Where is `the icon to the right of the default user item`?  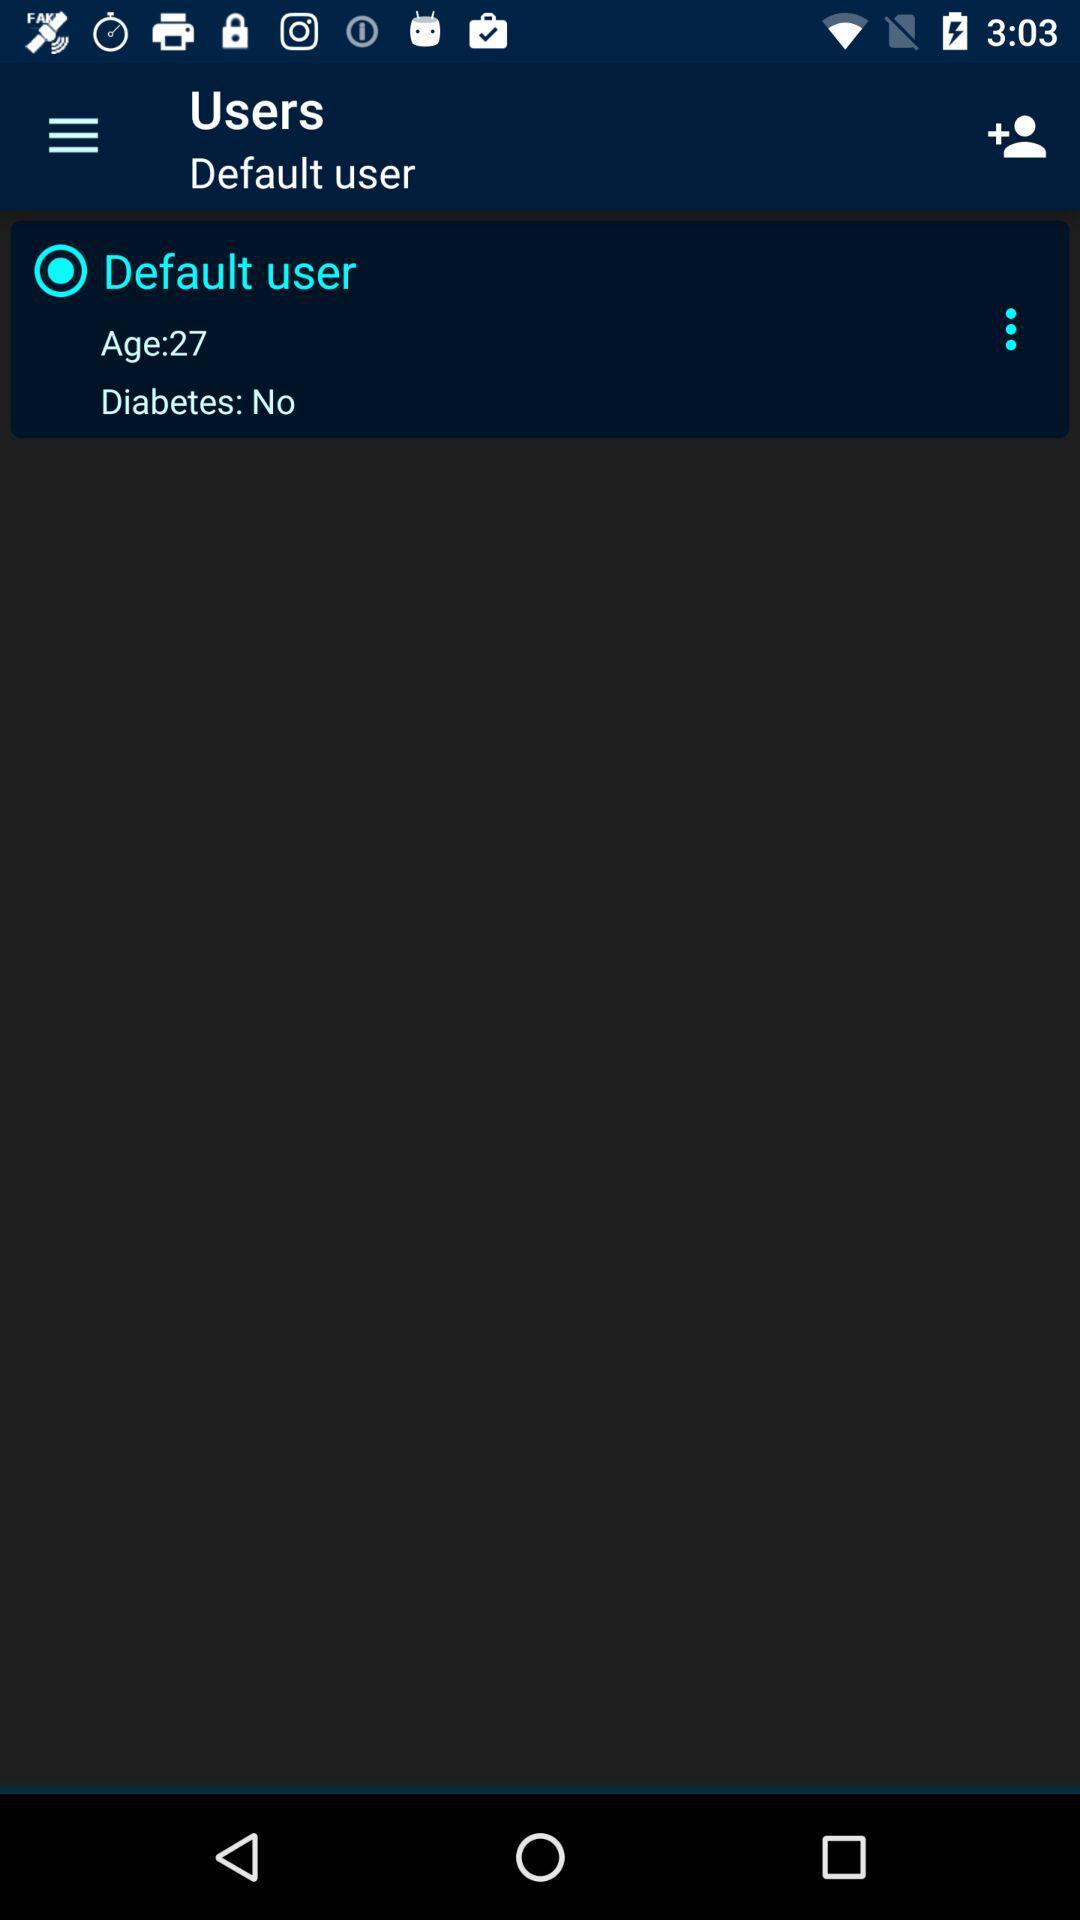
the icon to the right of the default user item is located at coordinates (1010, 329).